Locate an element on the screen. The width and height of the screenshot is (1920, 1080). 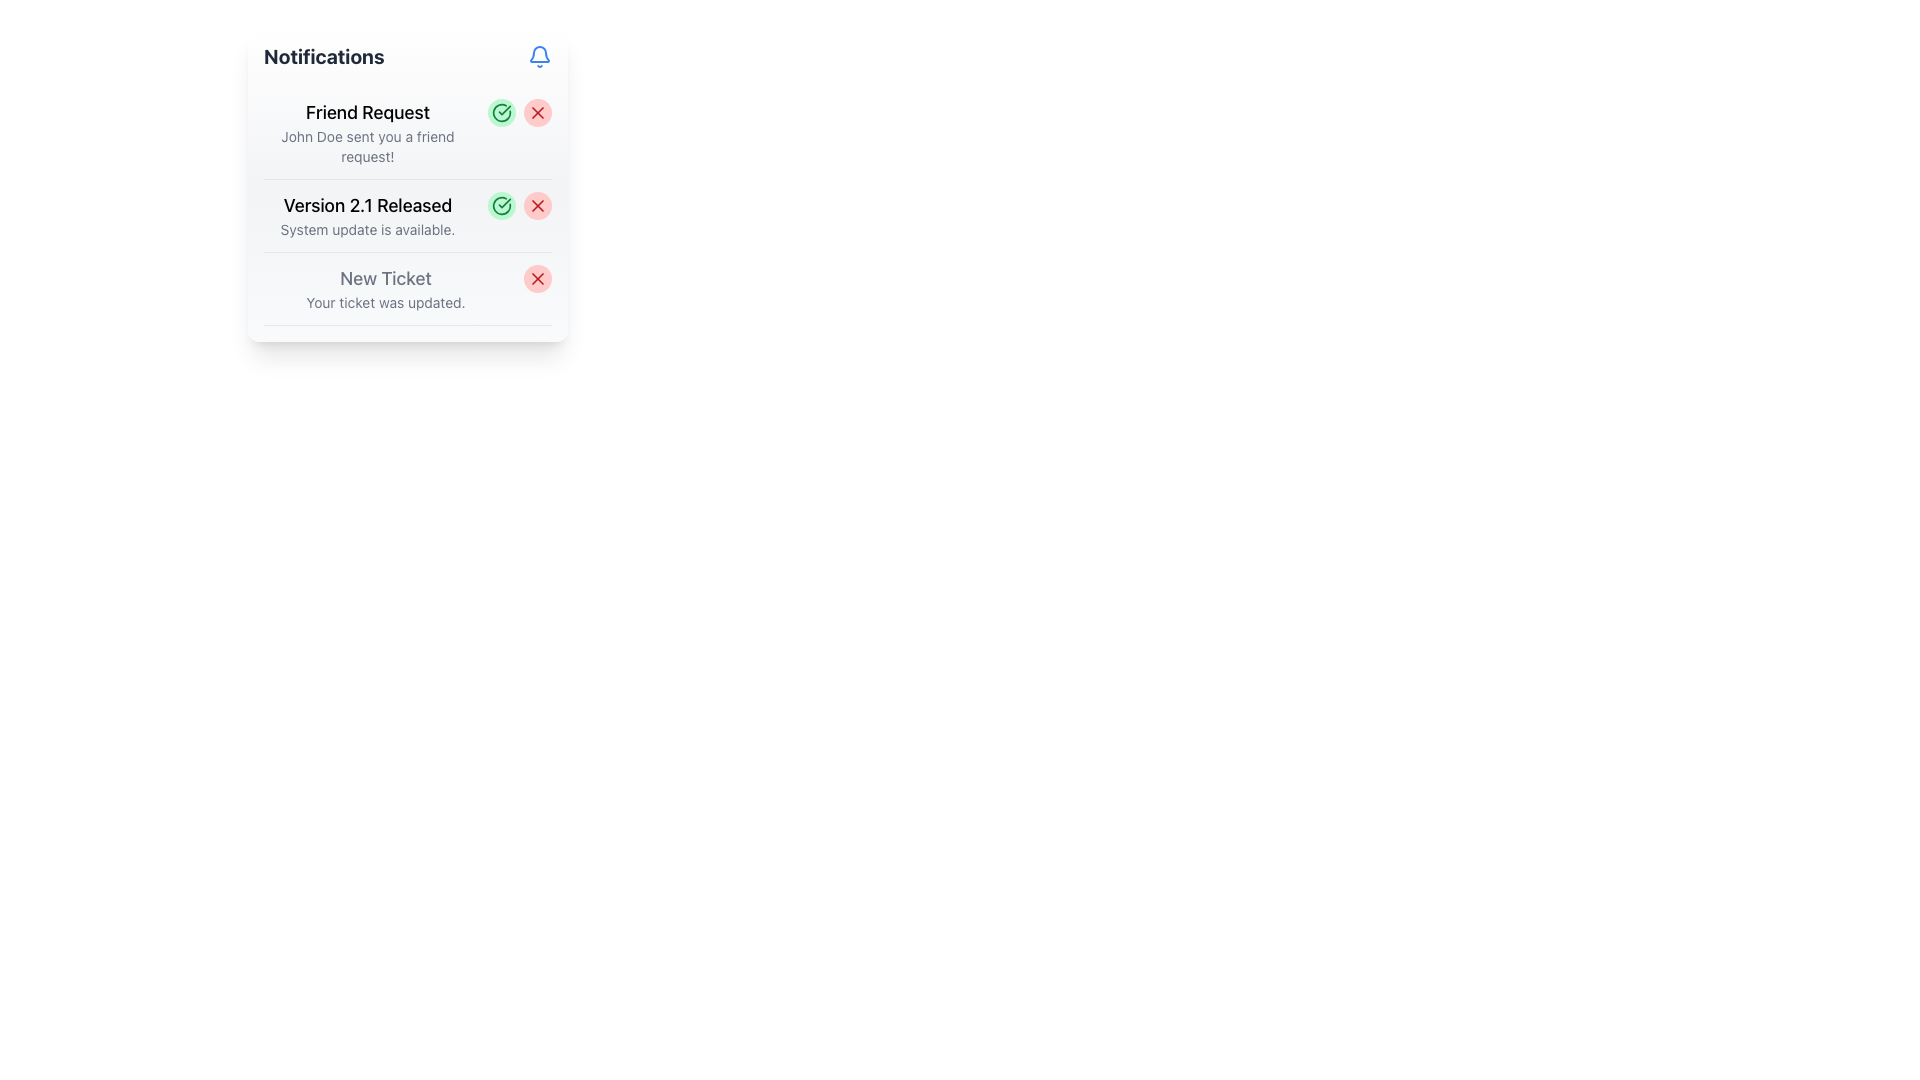
the circular red button with an 'X' icon is located at coordinates (537, 205).